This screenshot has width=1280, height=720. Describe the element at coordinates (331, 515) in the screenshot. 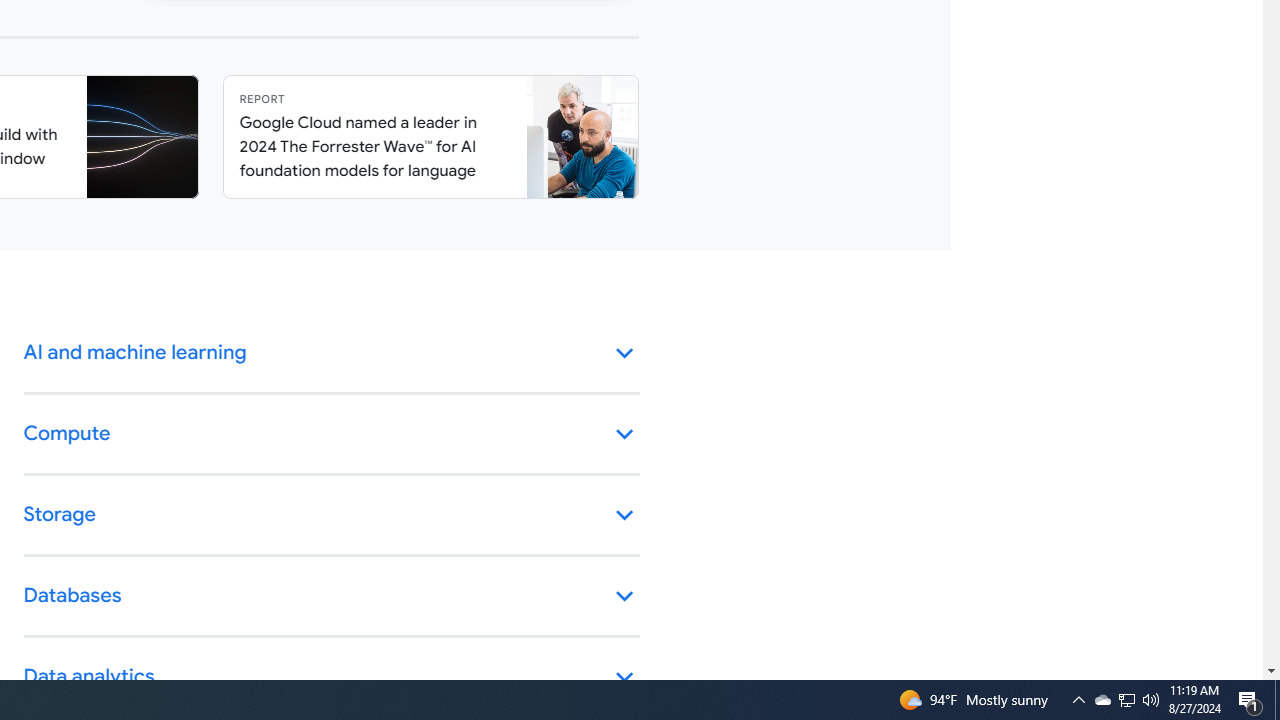

I see `'Storage keyboard_arrow_down'` at that location.